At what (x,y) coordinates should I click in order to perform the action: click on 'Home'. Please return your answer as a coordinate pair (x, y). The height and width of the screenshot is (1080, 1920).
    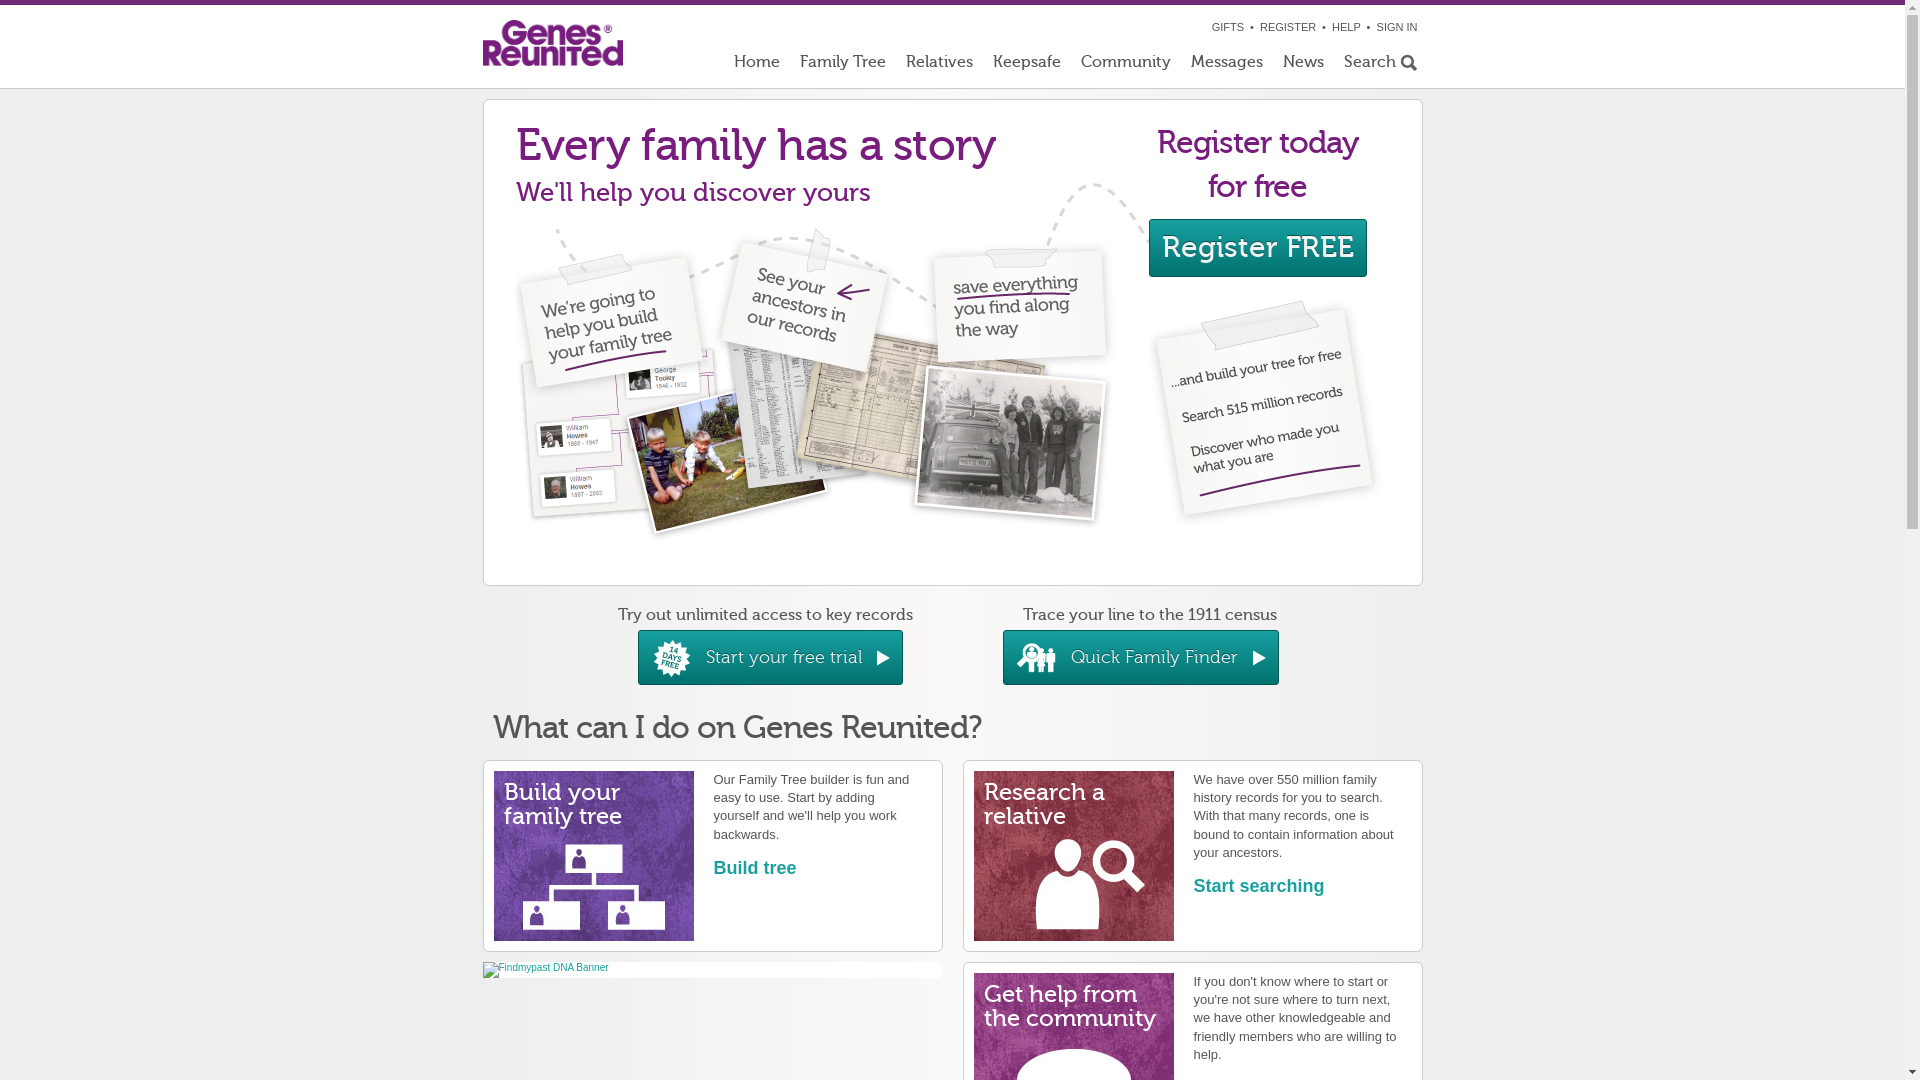
    Looking at the image, I should click on (756, 65).